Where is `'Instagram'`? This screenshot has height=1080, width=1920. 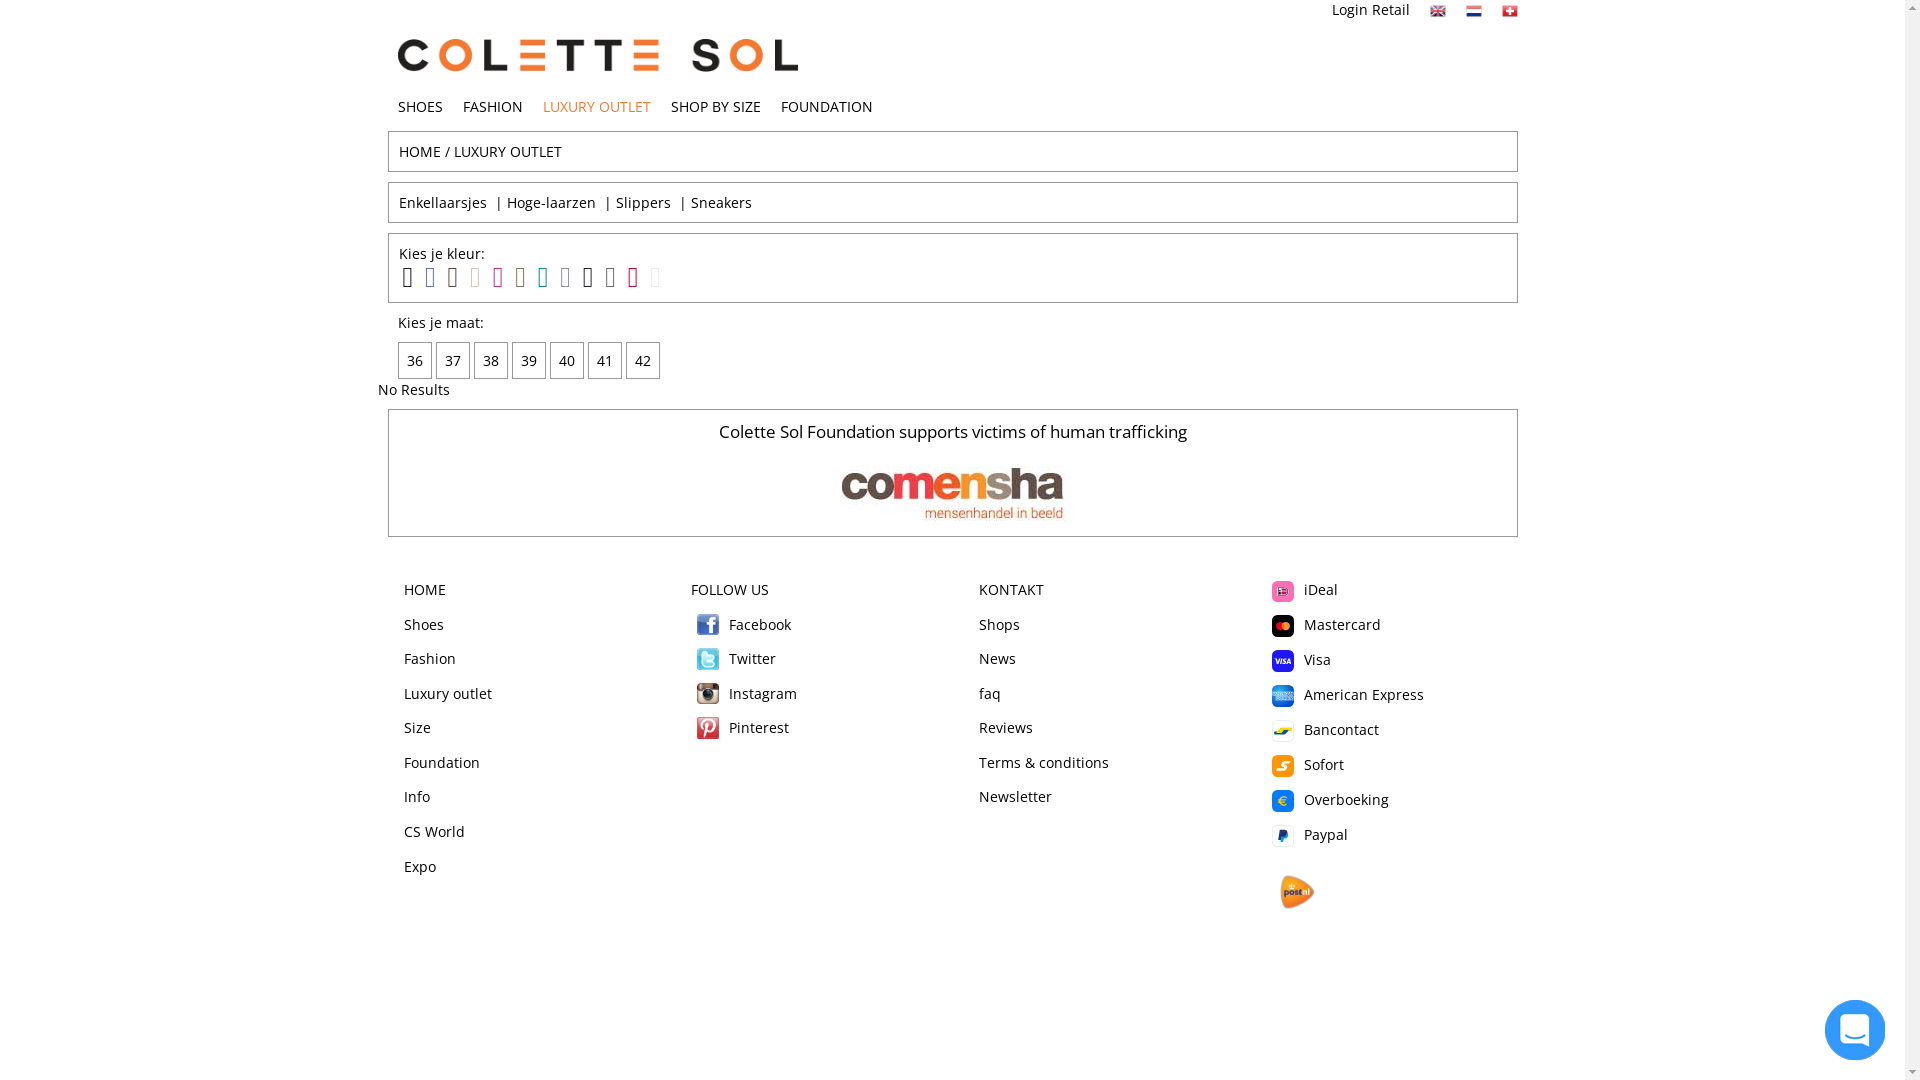
'Instagram' is located at coordinates (708, 693).